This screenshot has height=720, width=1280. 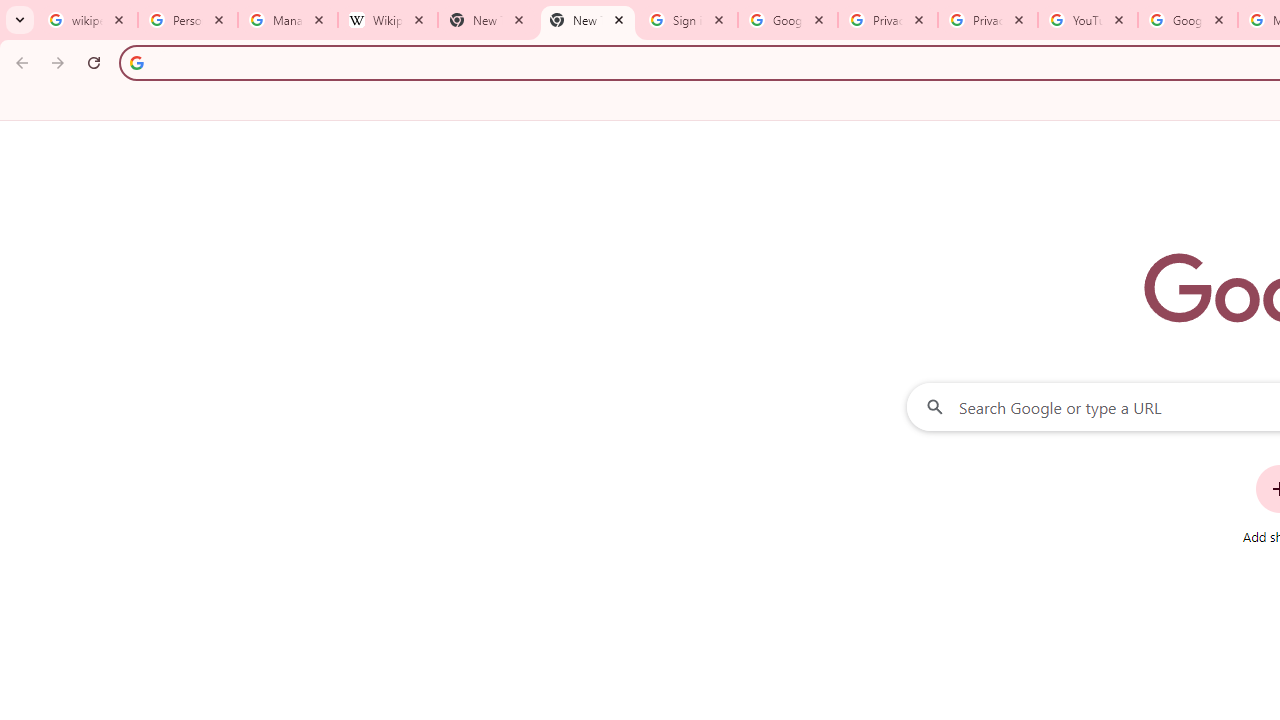 What do you see at coordinates (287, 20) in the screenshot?
I see `'Manage your Location History - Google Search Help'` at bounding box center [287, 20].